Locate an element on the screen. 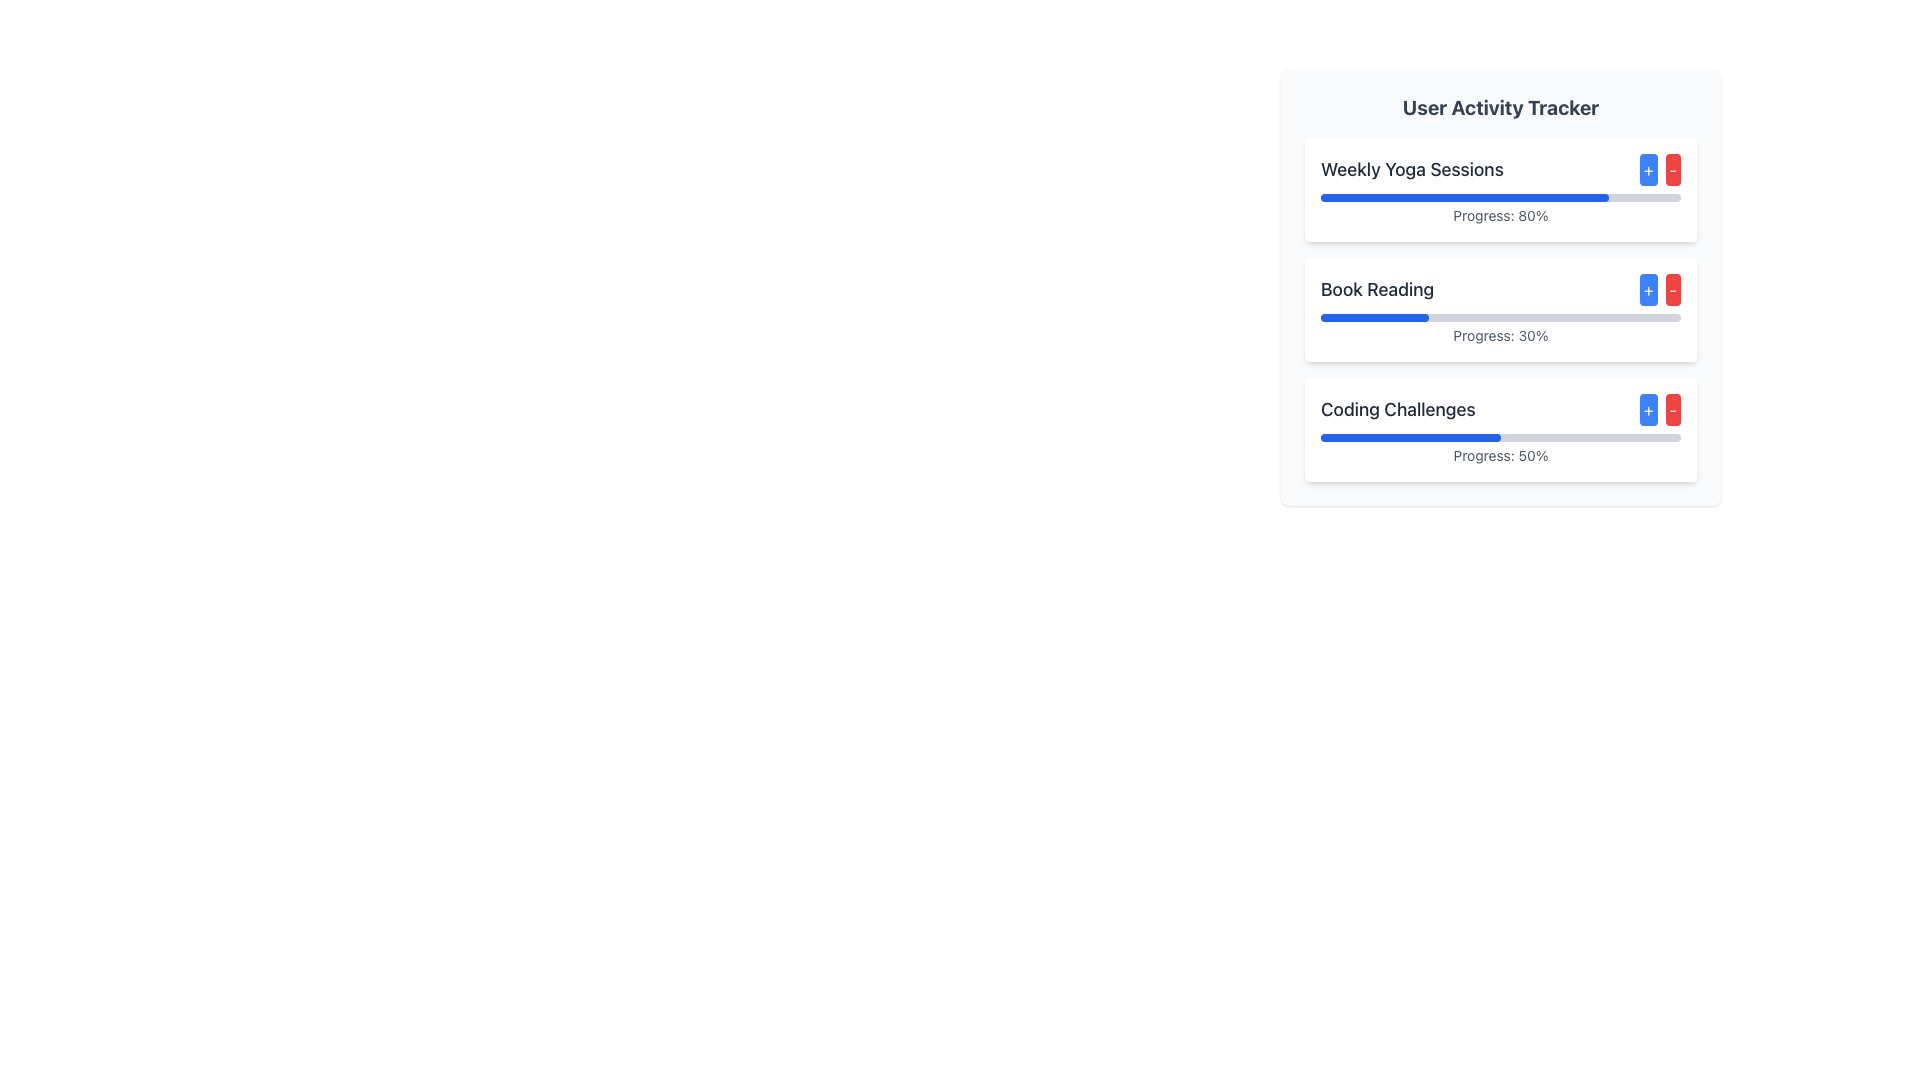 This screenshot has width=1920, height=1080. the 'Weekly Yoga Sessions' text label to focus the corresponding activity section in the User Activity Tracker is located at coordinates (1411, 168).